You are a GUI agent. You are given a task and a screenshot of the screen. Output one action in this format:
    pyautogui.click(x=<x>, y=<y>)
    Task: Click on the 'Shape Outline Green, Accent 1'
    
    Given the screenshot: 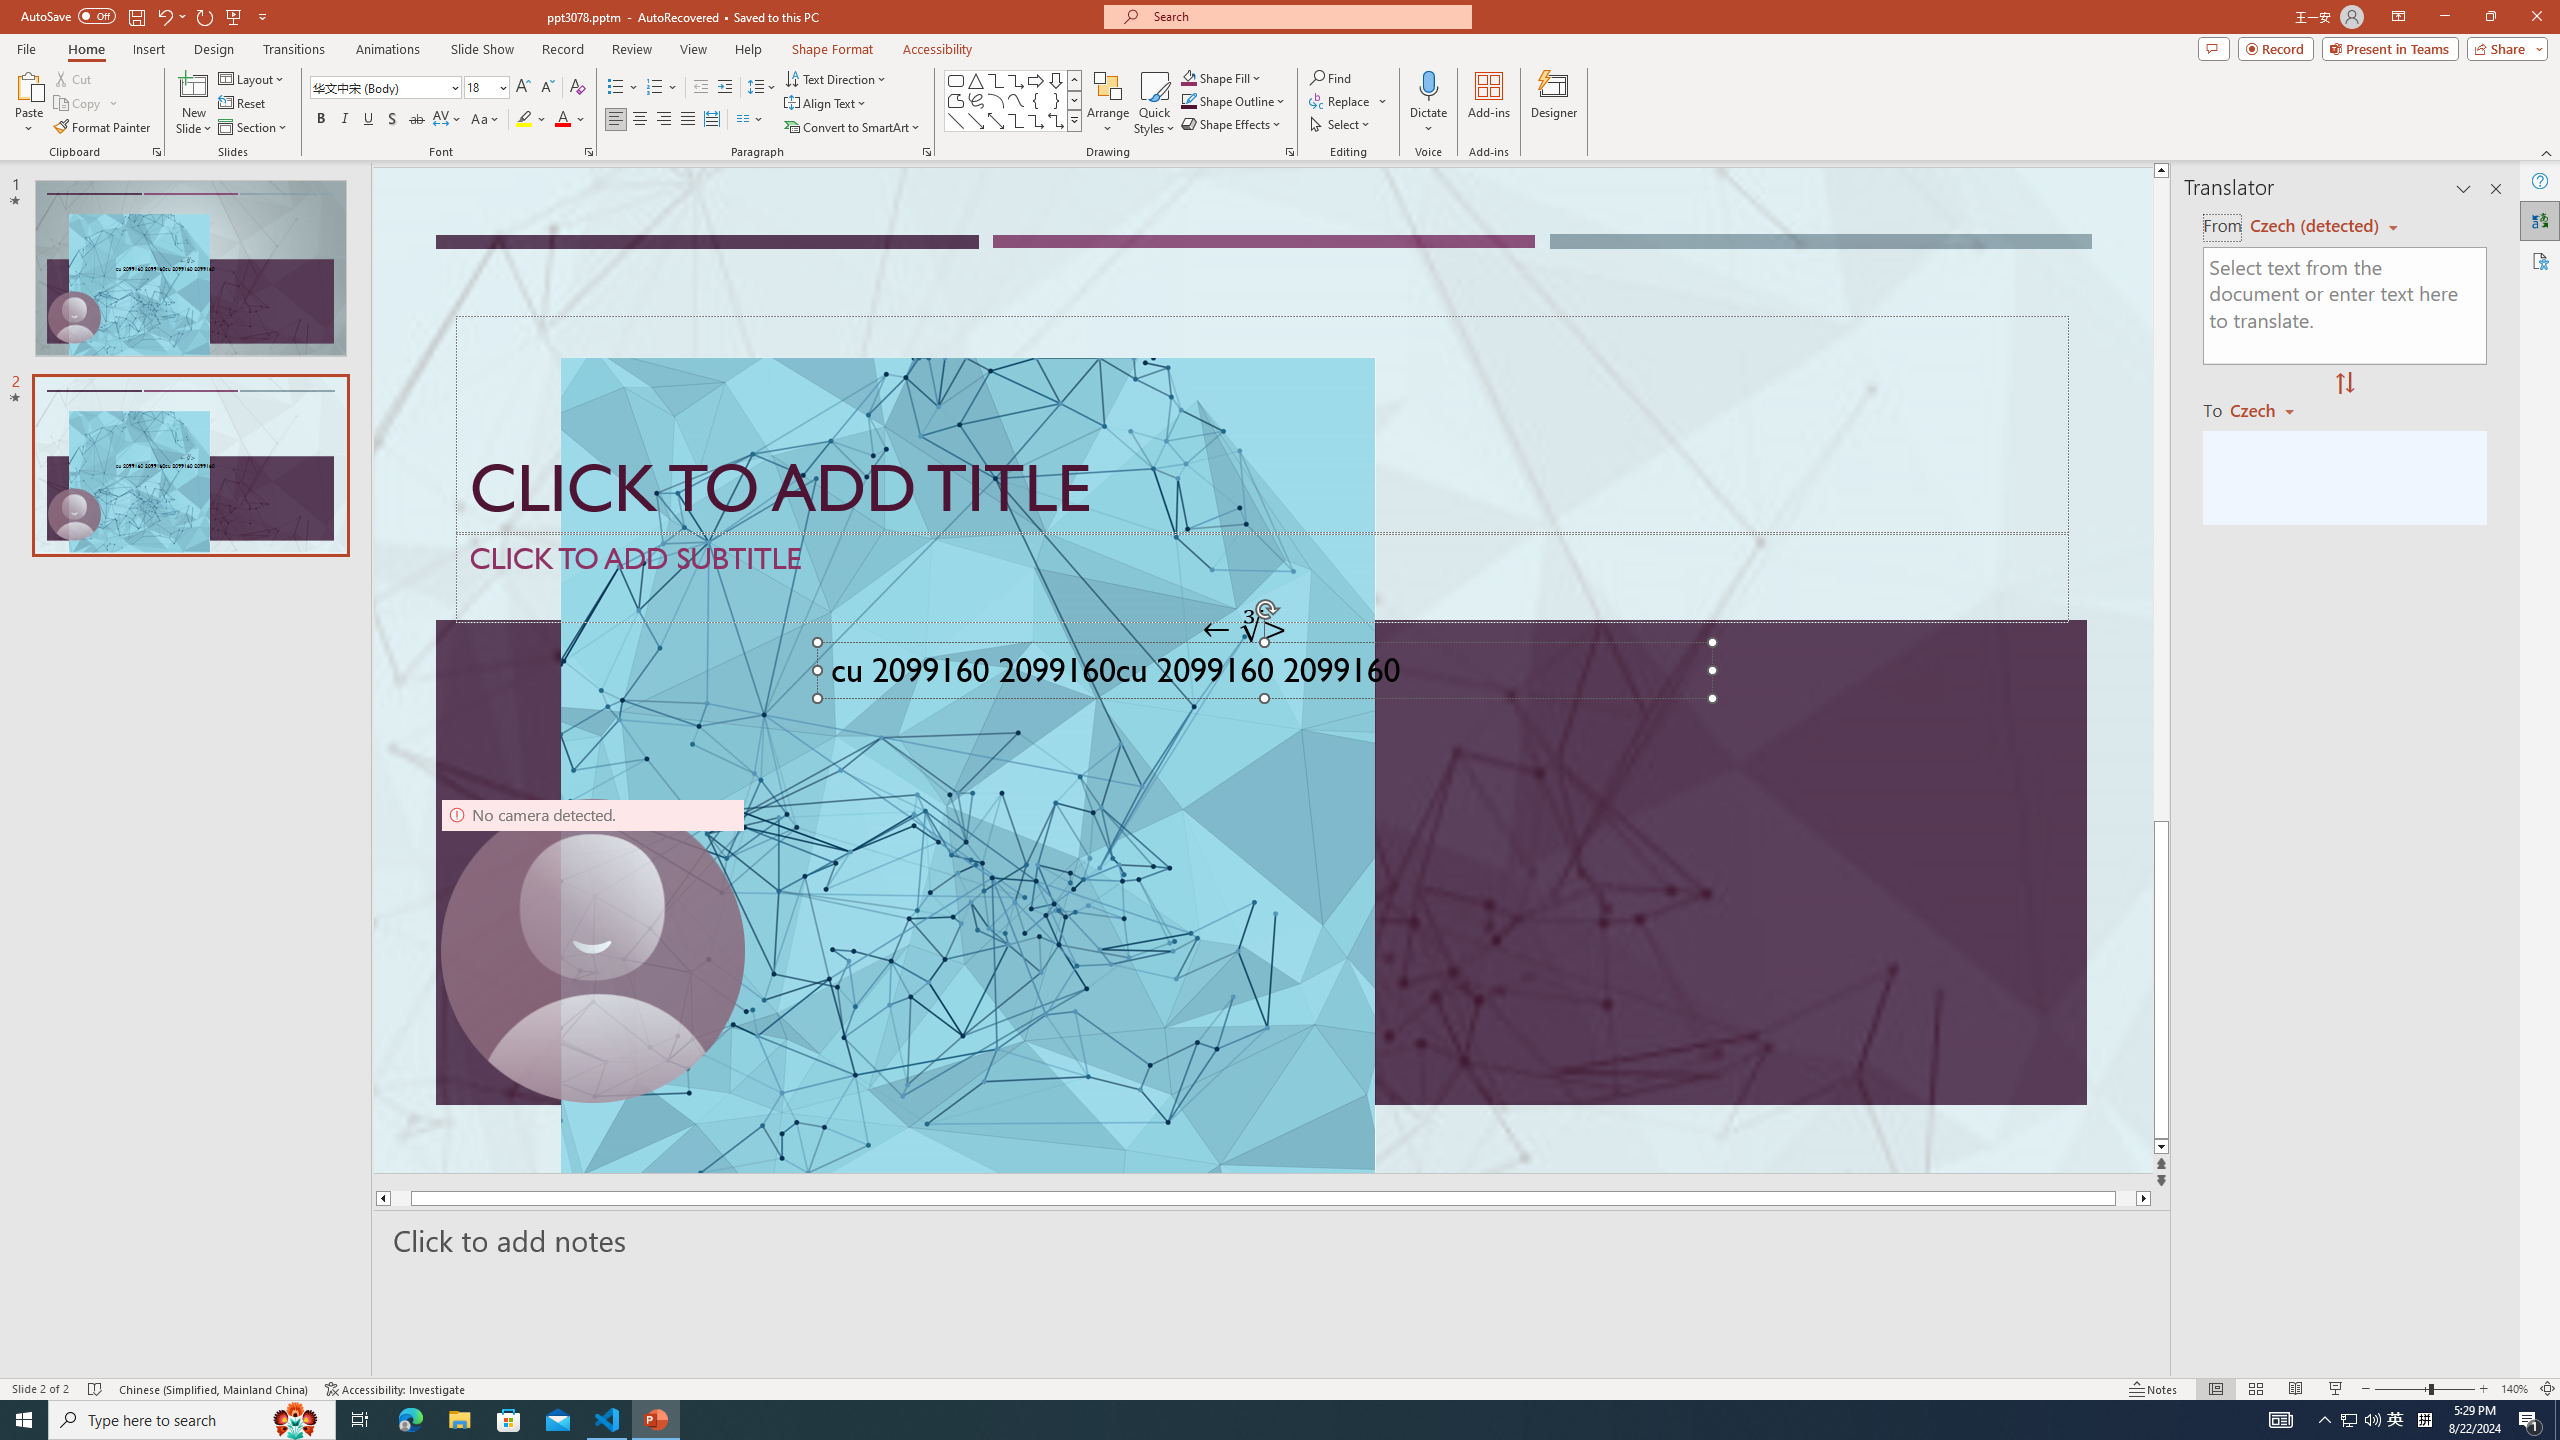 What is the action you would take?
    pyautogui.click(x=1189, y=99)
    